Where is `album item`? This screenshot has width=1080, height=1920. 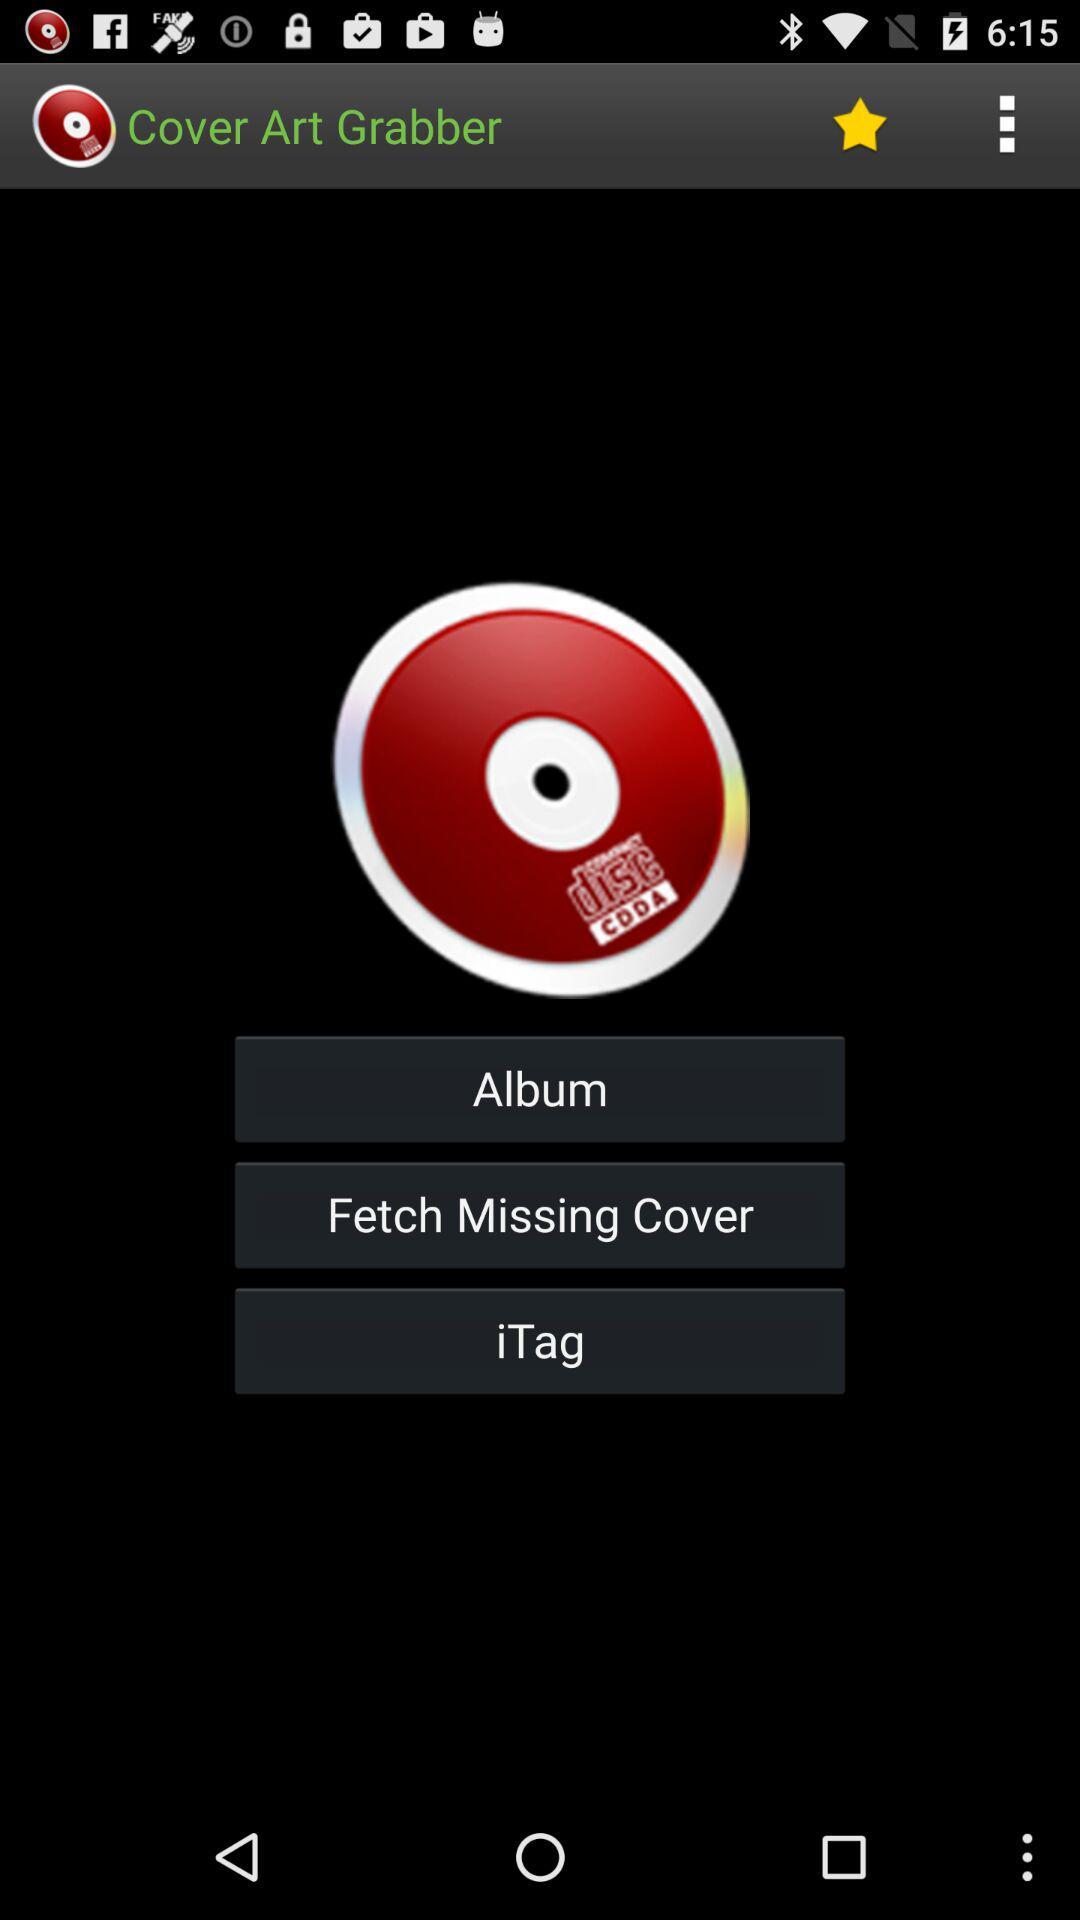
album item is located at coordinates (540, 1087).